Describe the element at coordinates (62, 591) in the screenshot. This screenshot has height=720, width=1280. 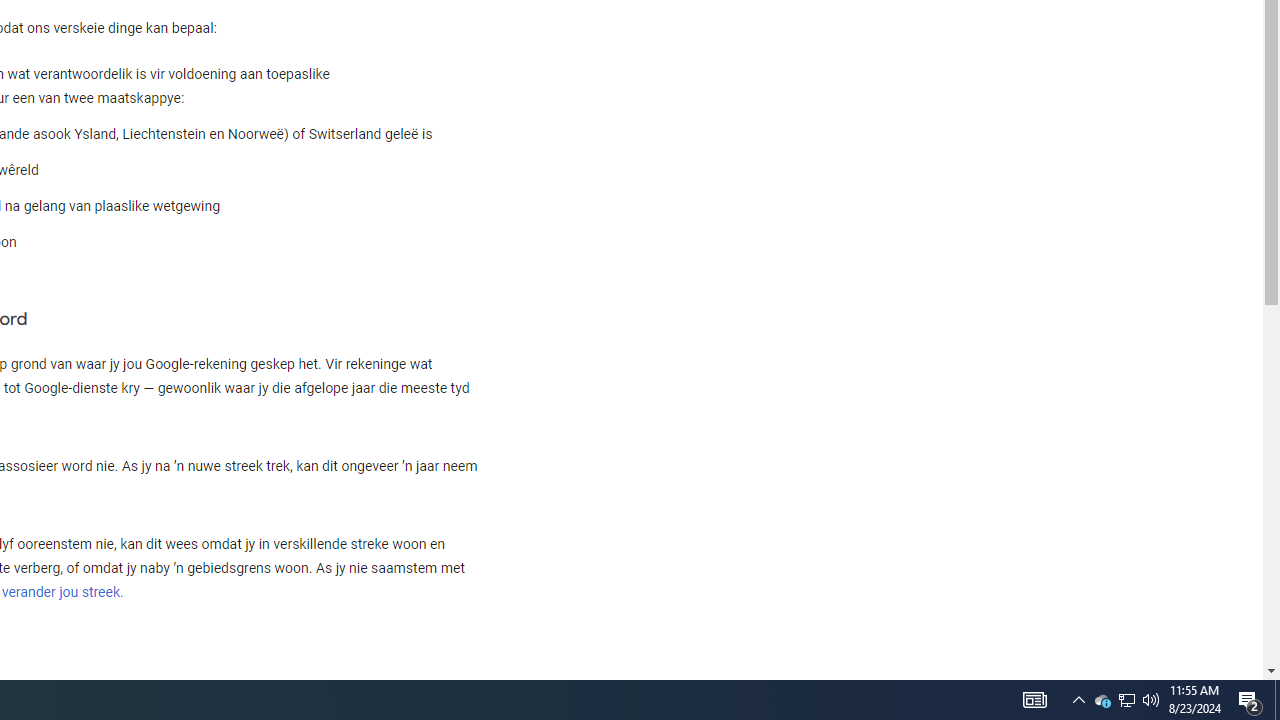
I see `'verander jou streek.'` at that location.